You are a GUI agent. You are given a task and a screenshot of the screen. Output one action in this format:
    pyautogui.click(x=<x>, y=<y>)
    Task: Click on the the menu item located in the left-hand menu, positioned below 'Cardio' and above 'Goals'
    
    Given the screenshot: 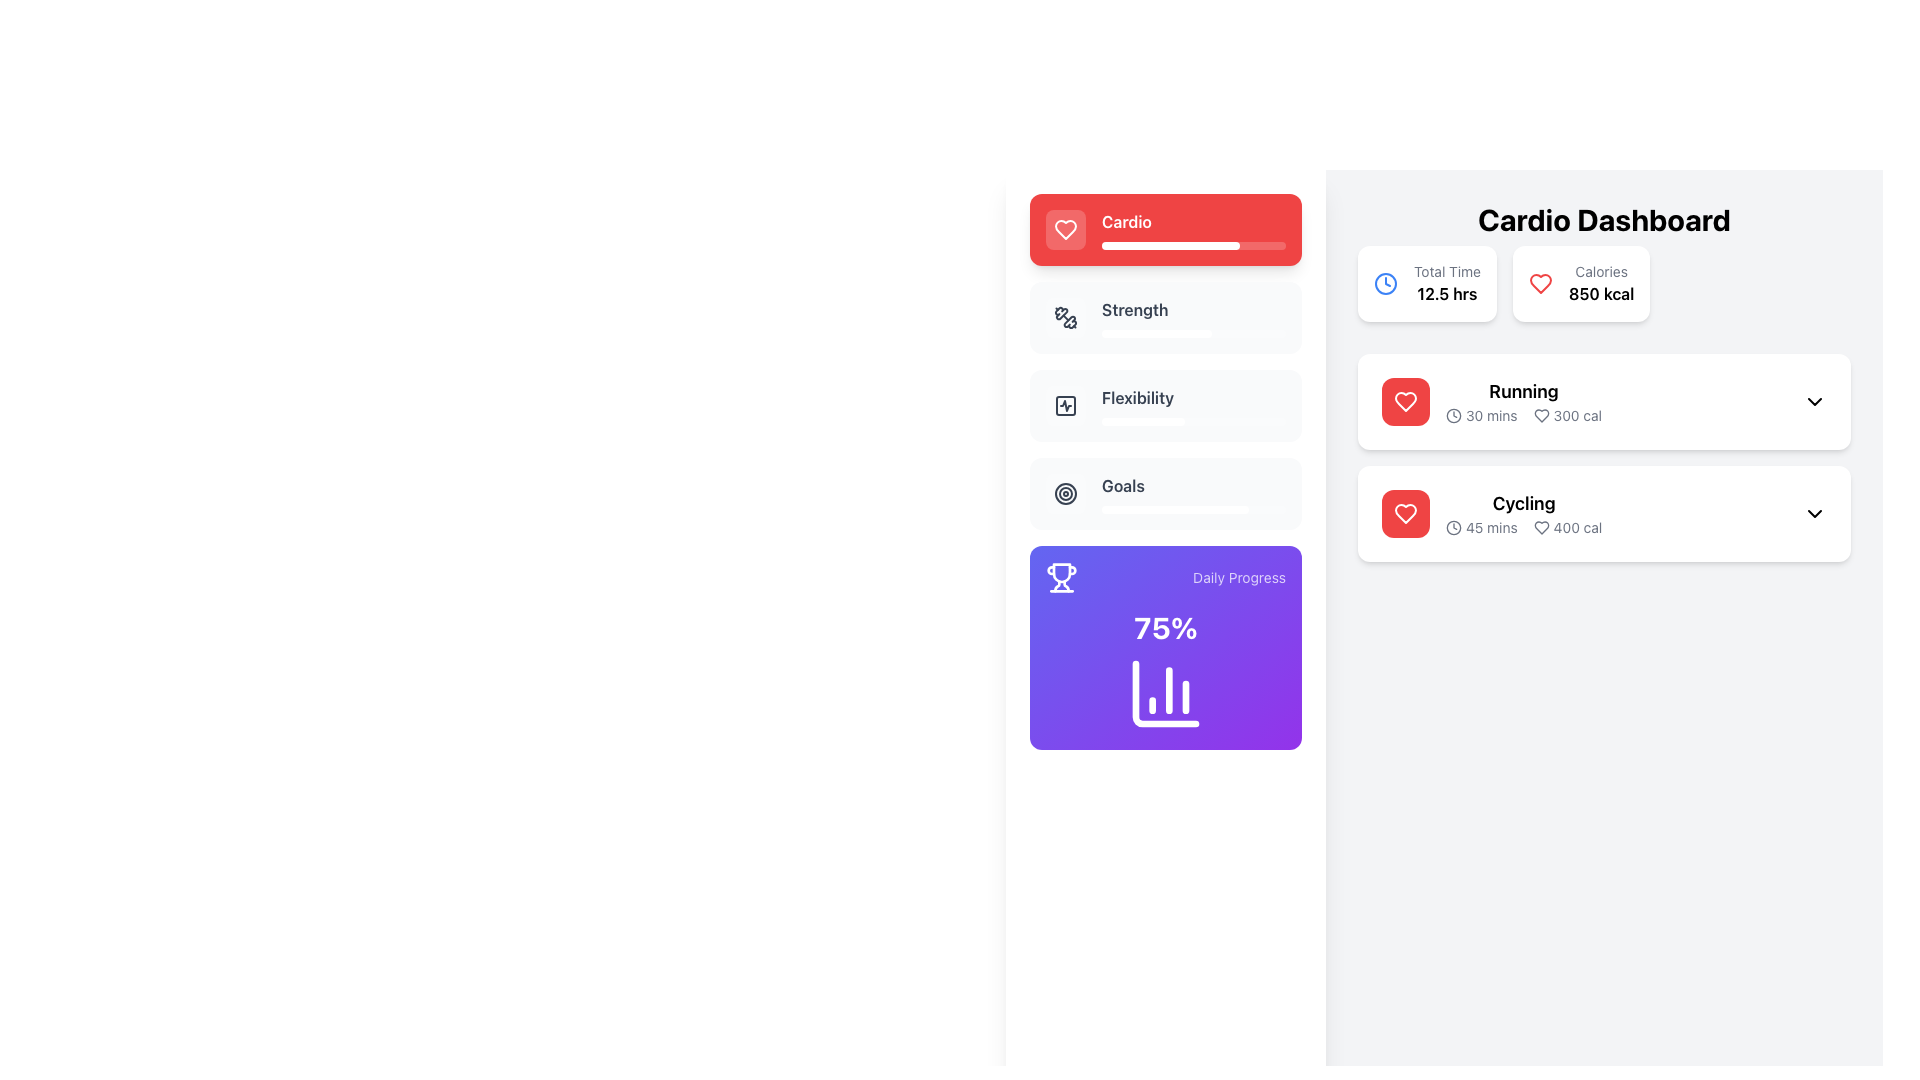 What is the action you would take?
    pyautogui.click(x=1166, y=405)
    